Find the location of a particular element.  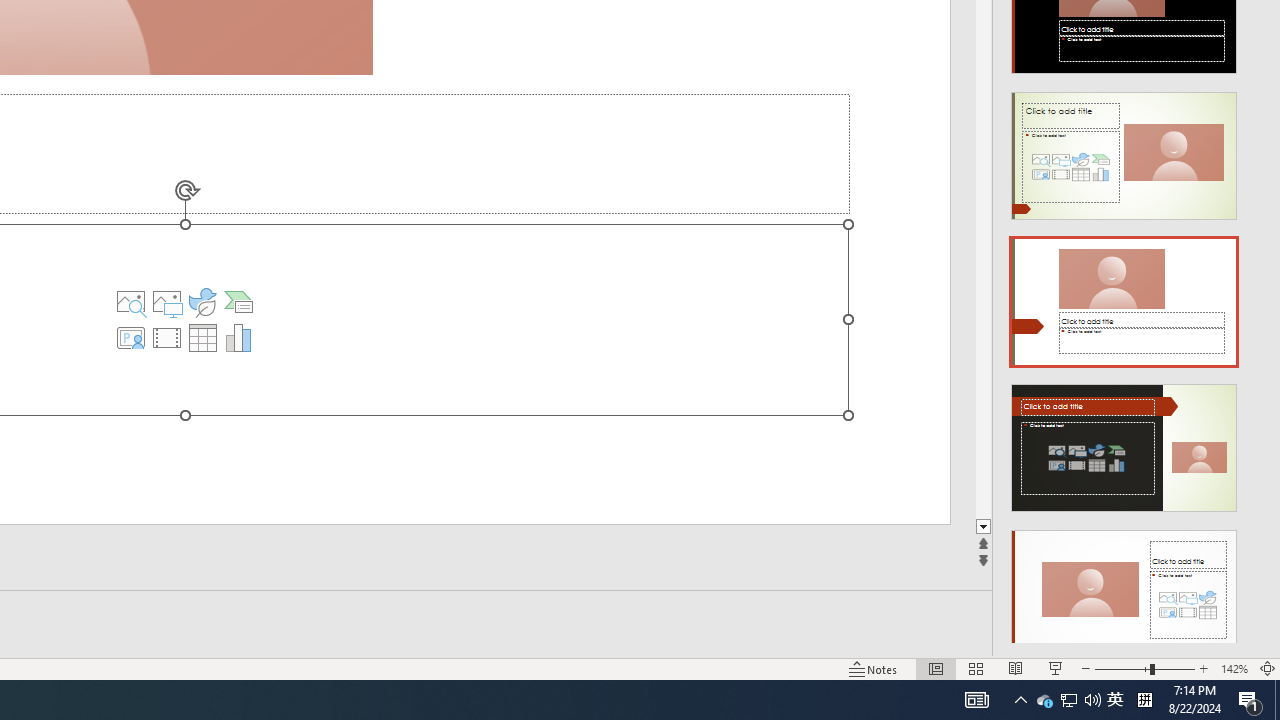

'Reading View' is located at coordinates (1015, 669).